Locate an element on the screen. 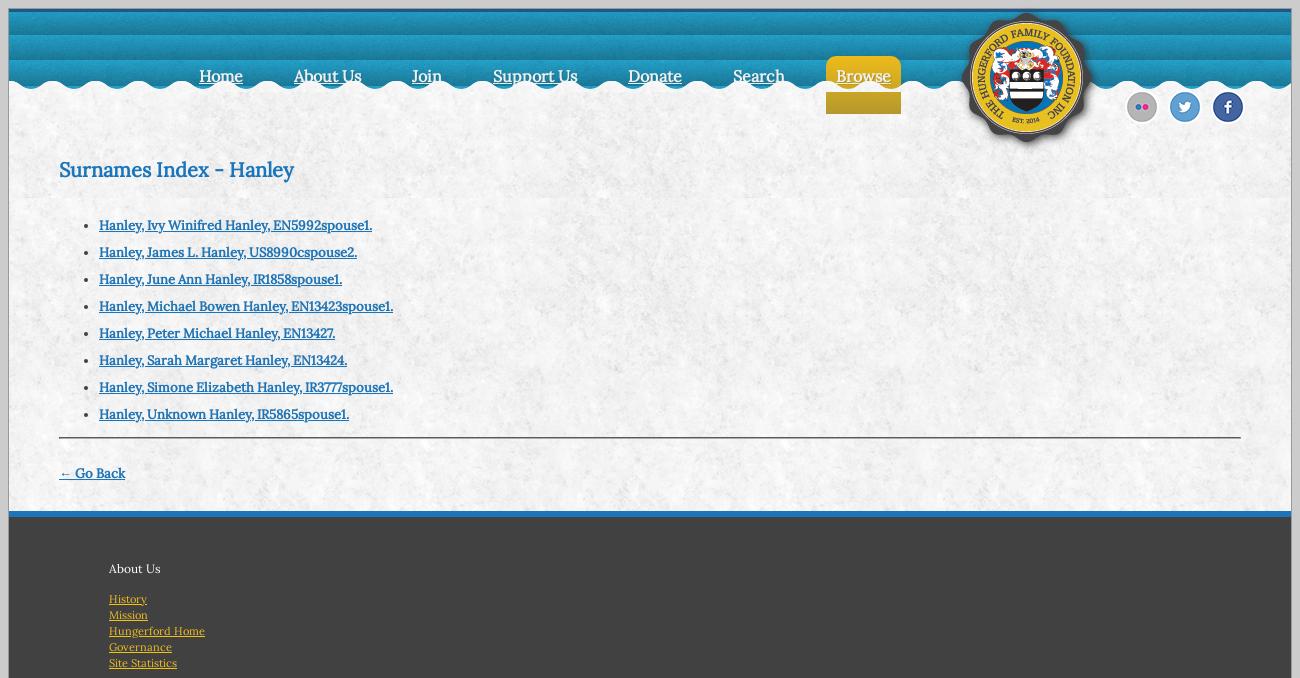 The height and width of the screenshot is (678, 1300). 'Hanley, Ivy Winifred Hanley, EN5992spouse1.' is located at coordinates (99, 224).